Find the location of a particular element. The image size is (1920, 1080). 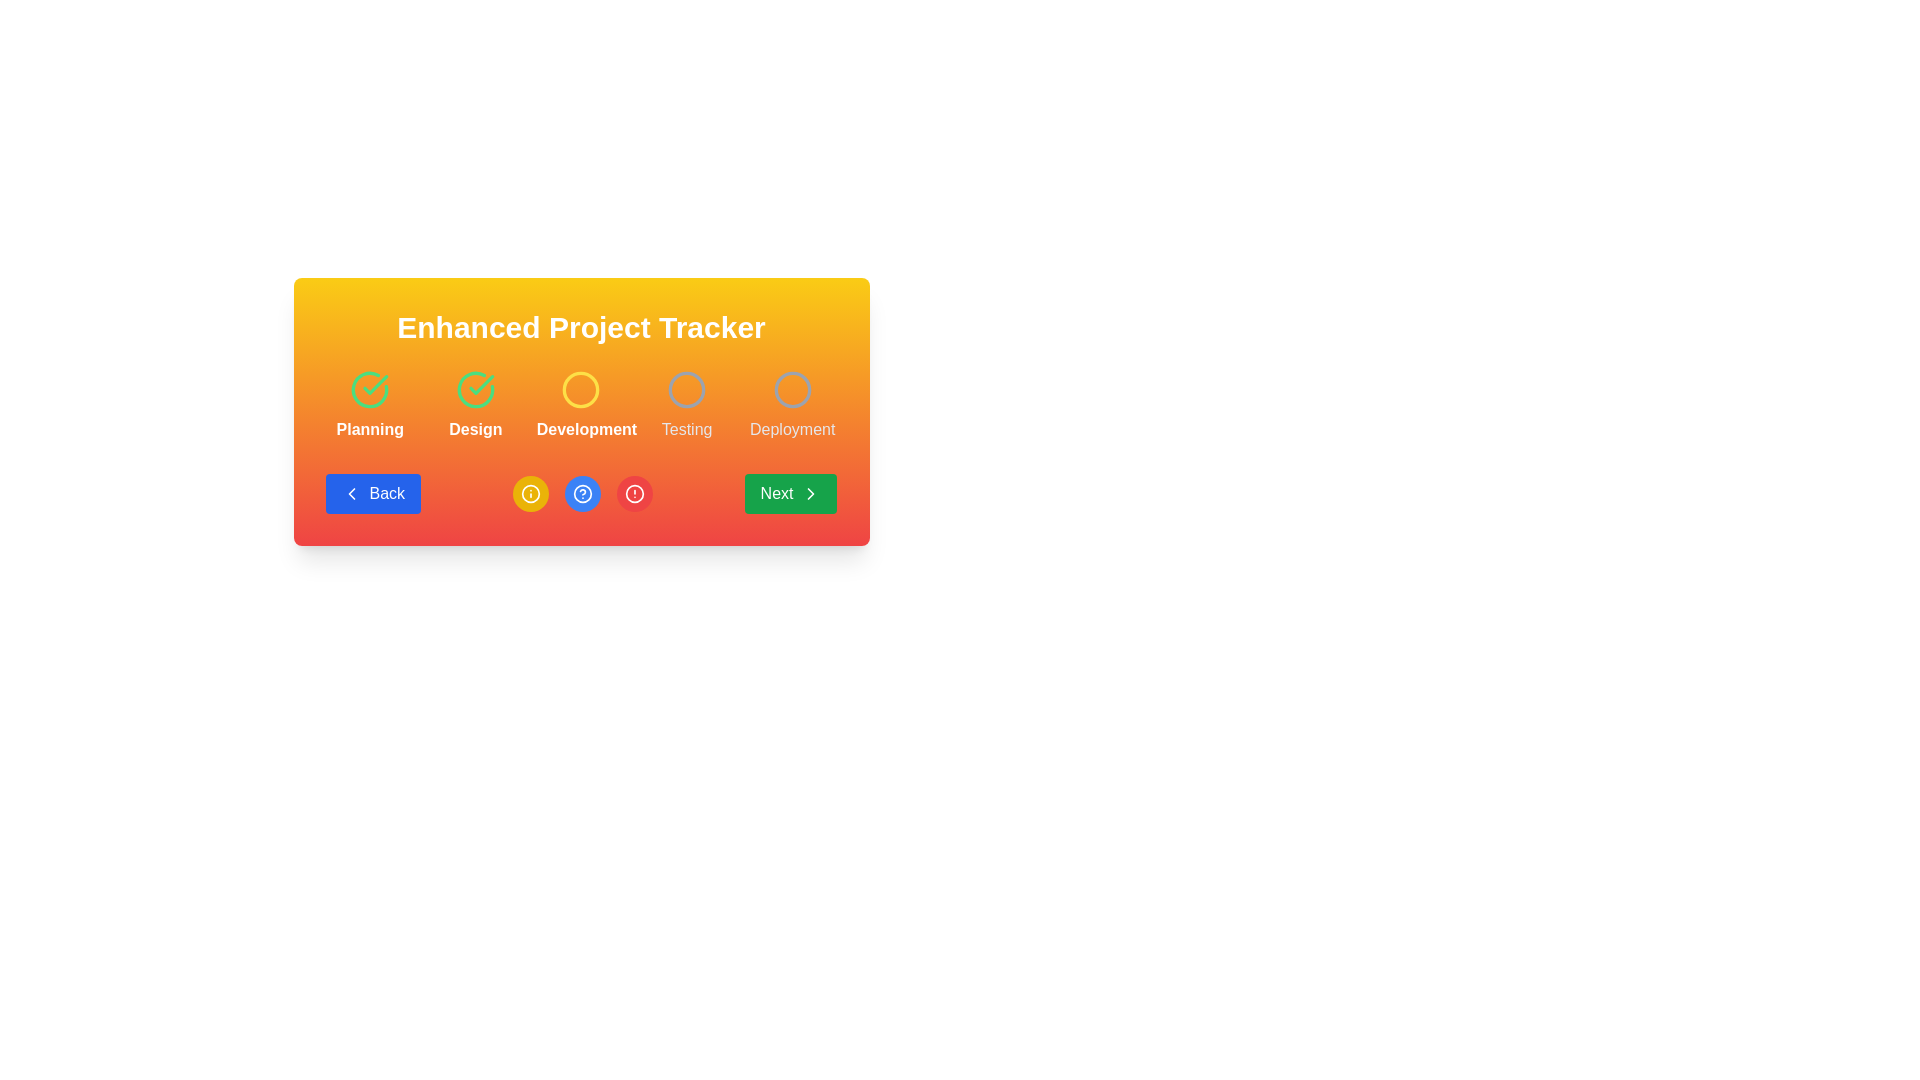

the 'Back' button with a blue background and rounded corners, located on the leftmost side under 'Enhanced Project Tracker' is located at coordinates (373, 493).